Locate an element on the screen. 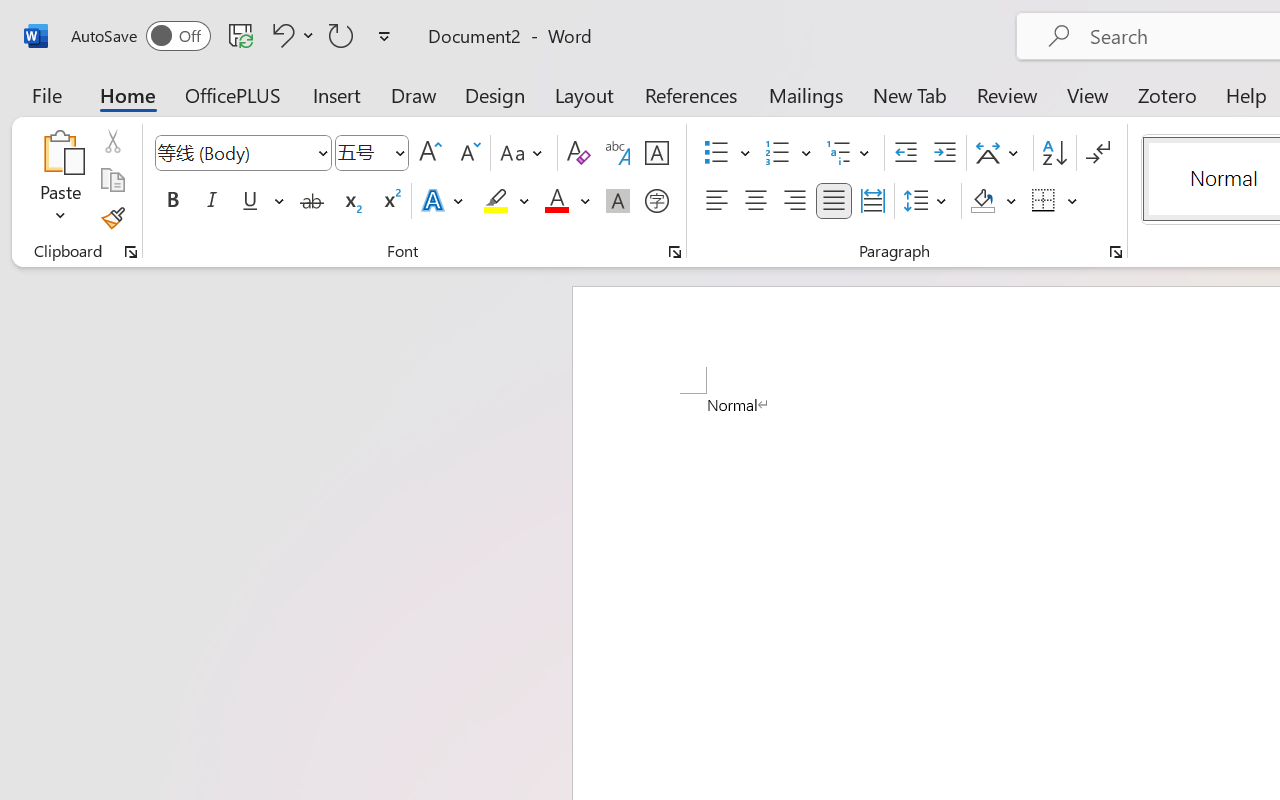 The image size is (1280, 800). 'Zotero' is located at coordinates (1167, 94).